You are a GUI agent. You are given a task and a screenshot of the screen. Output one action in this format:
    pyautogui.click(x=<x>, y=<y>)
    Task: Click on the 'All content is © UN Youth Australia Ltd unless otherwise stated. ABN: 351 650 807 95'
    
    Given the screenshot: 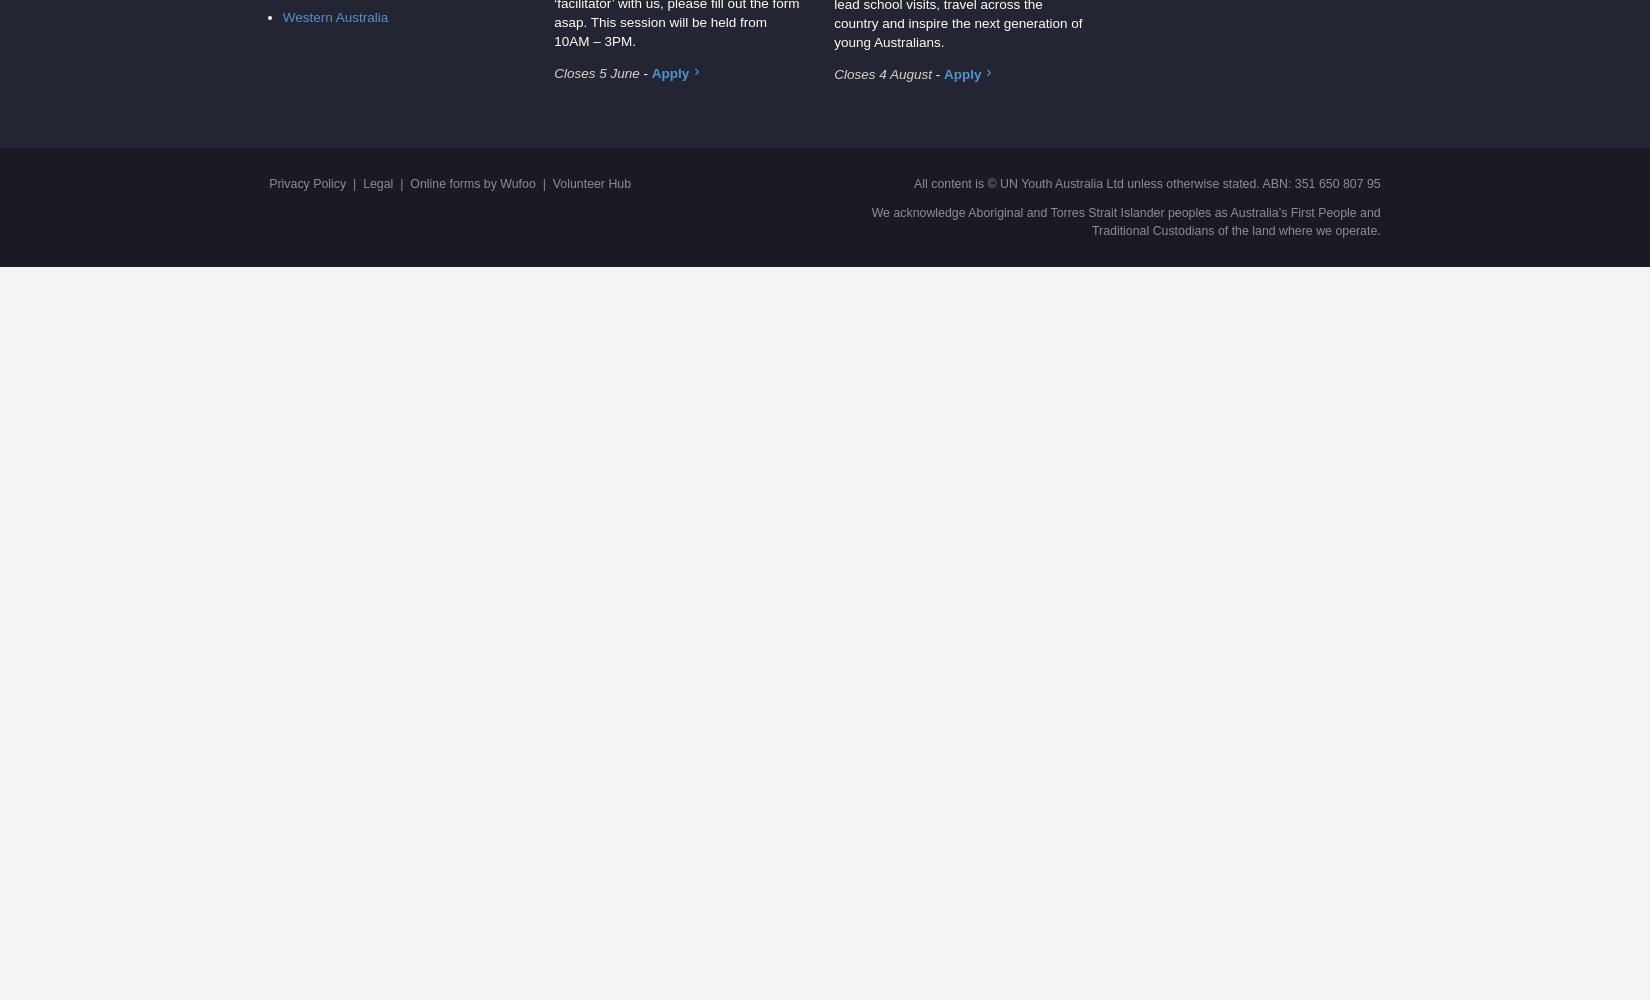 What is the action you would take?
    pyautogui.click(x=913, y=183)
    